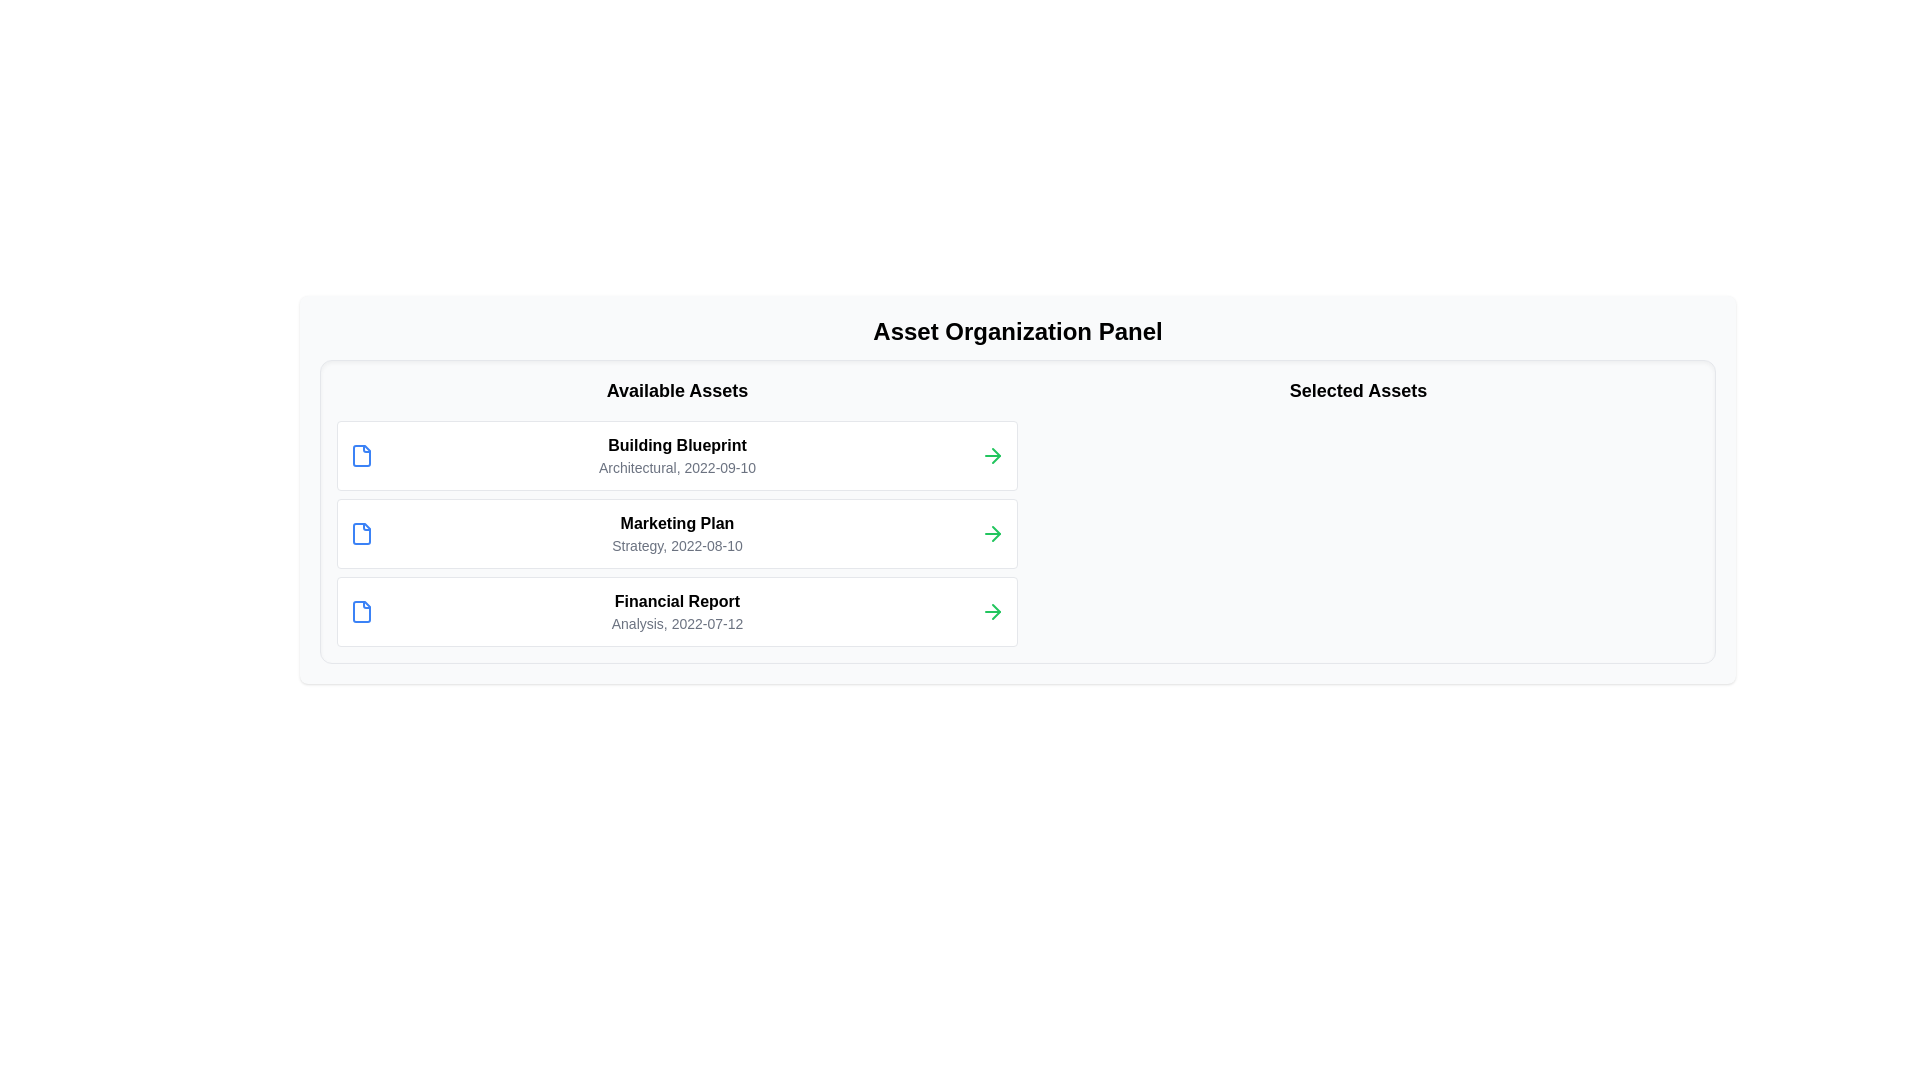 Image resolution: width=1920 pixels, height=1080 pixels. I want to click on the text label that says 'Strategy, 2022-08-10', which is styled with a smaller, lighter gray font and positioned below the bold 'Marketing Plan' title in the 'Available Assets' list, so click(677, 546).